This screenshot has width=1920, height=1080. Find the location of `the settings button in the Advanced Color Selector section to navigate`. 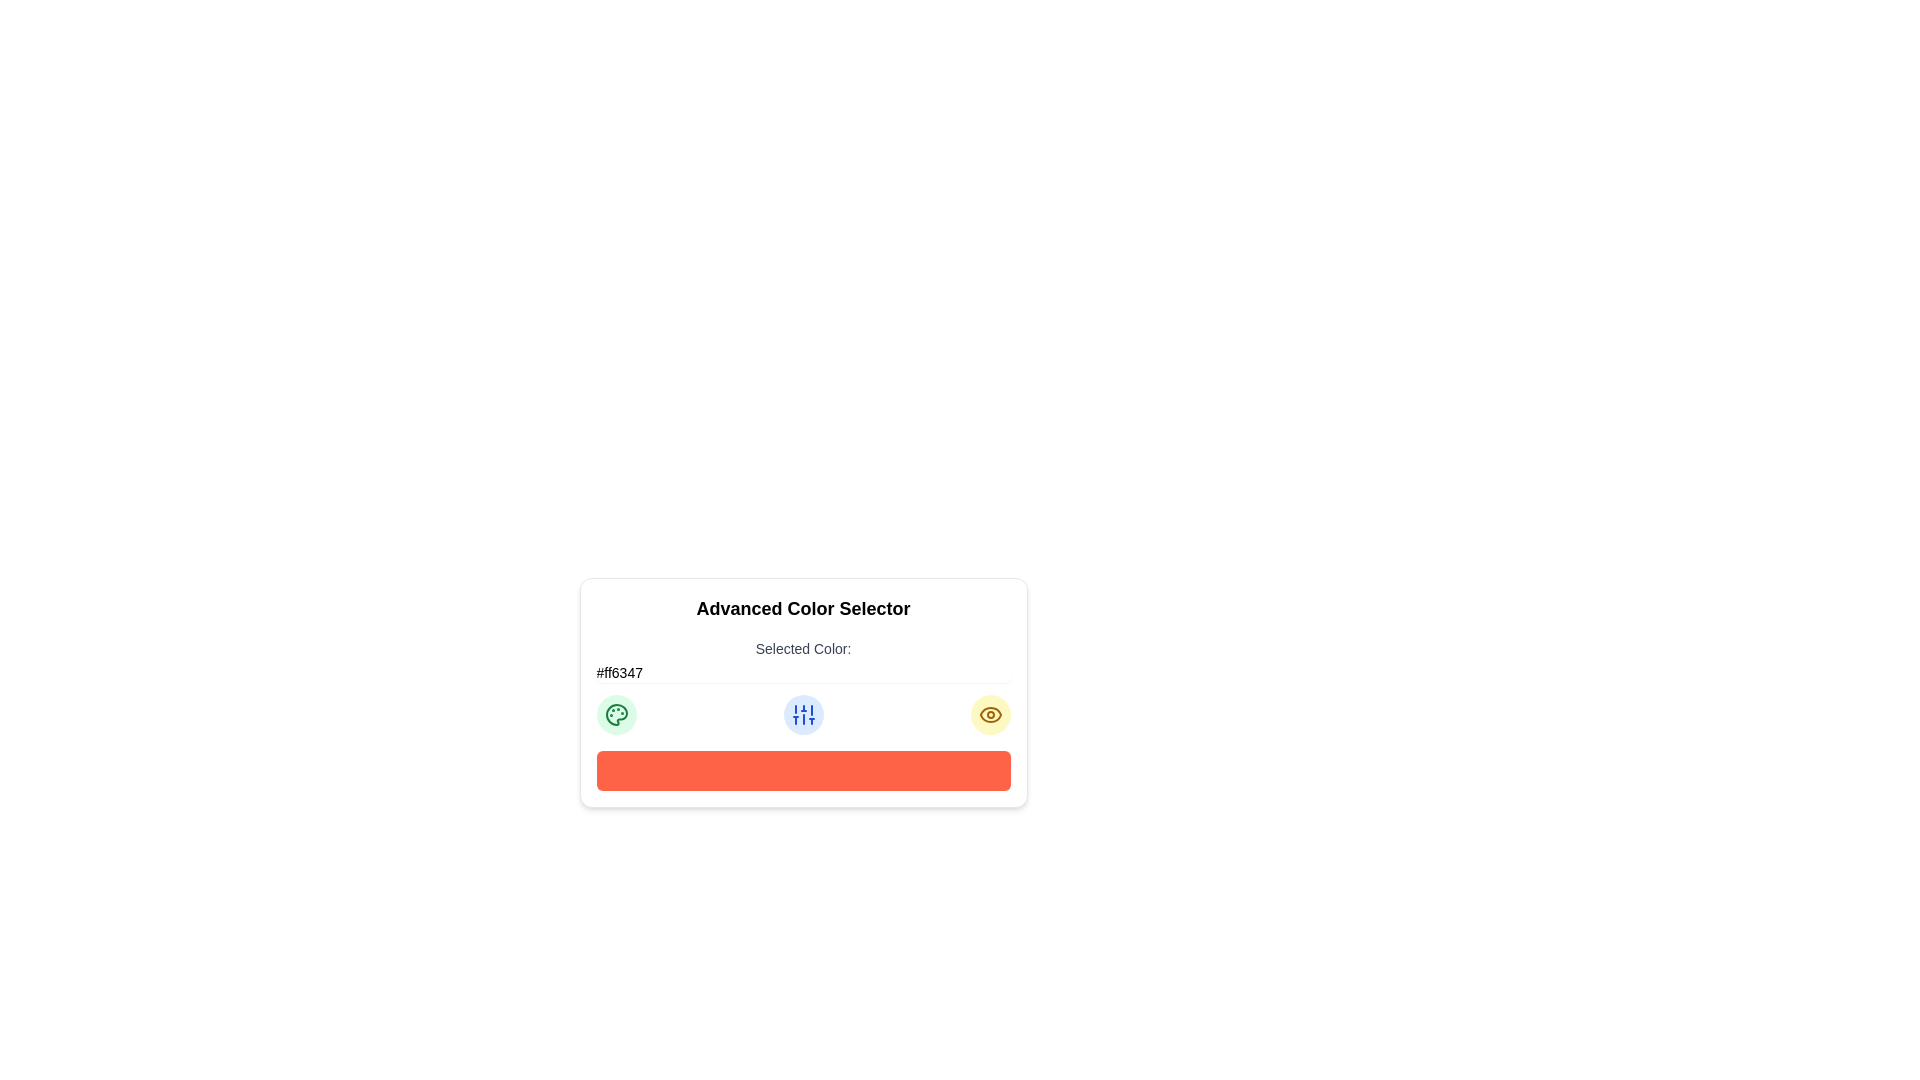

the settings button in the Advanced Color Selector section to navigate is located at coordinates (803, 713).